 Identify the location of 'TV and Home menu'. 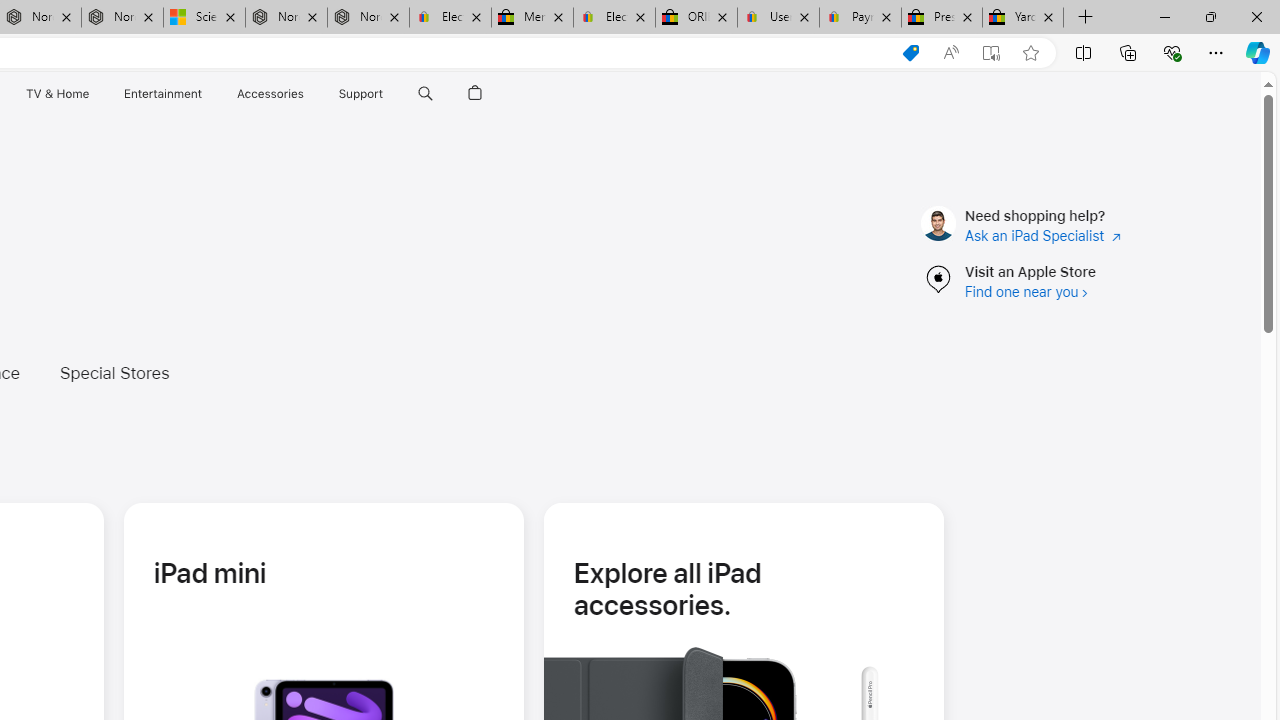
(92, 93).